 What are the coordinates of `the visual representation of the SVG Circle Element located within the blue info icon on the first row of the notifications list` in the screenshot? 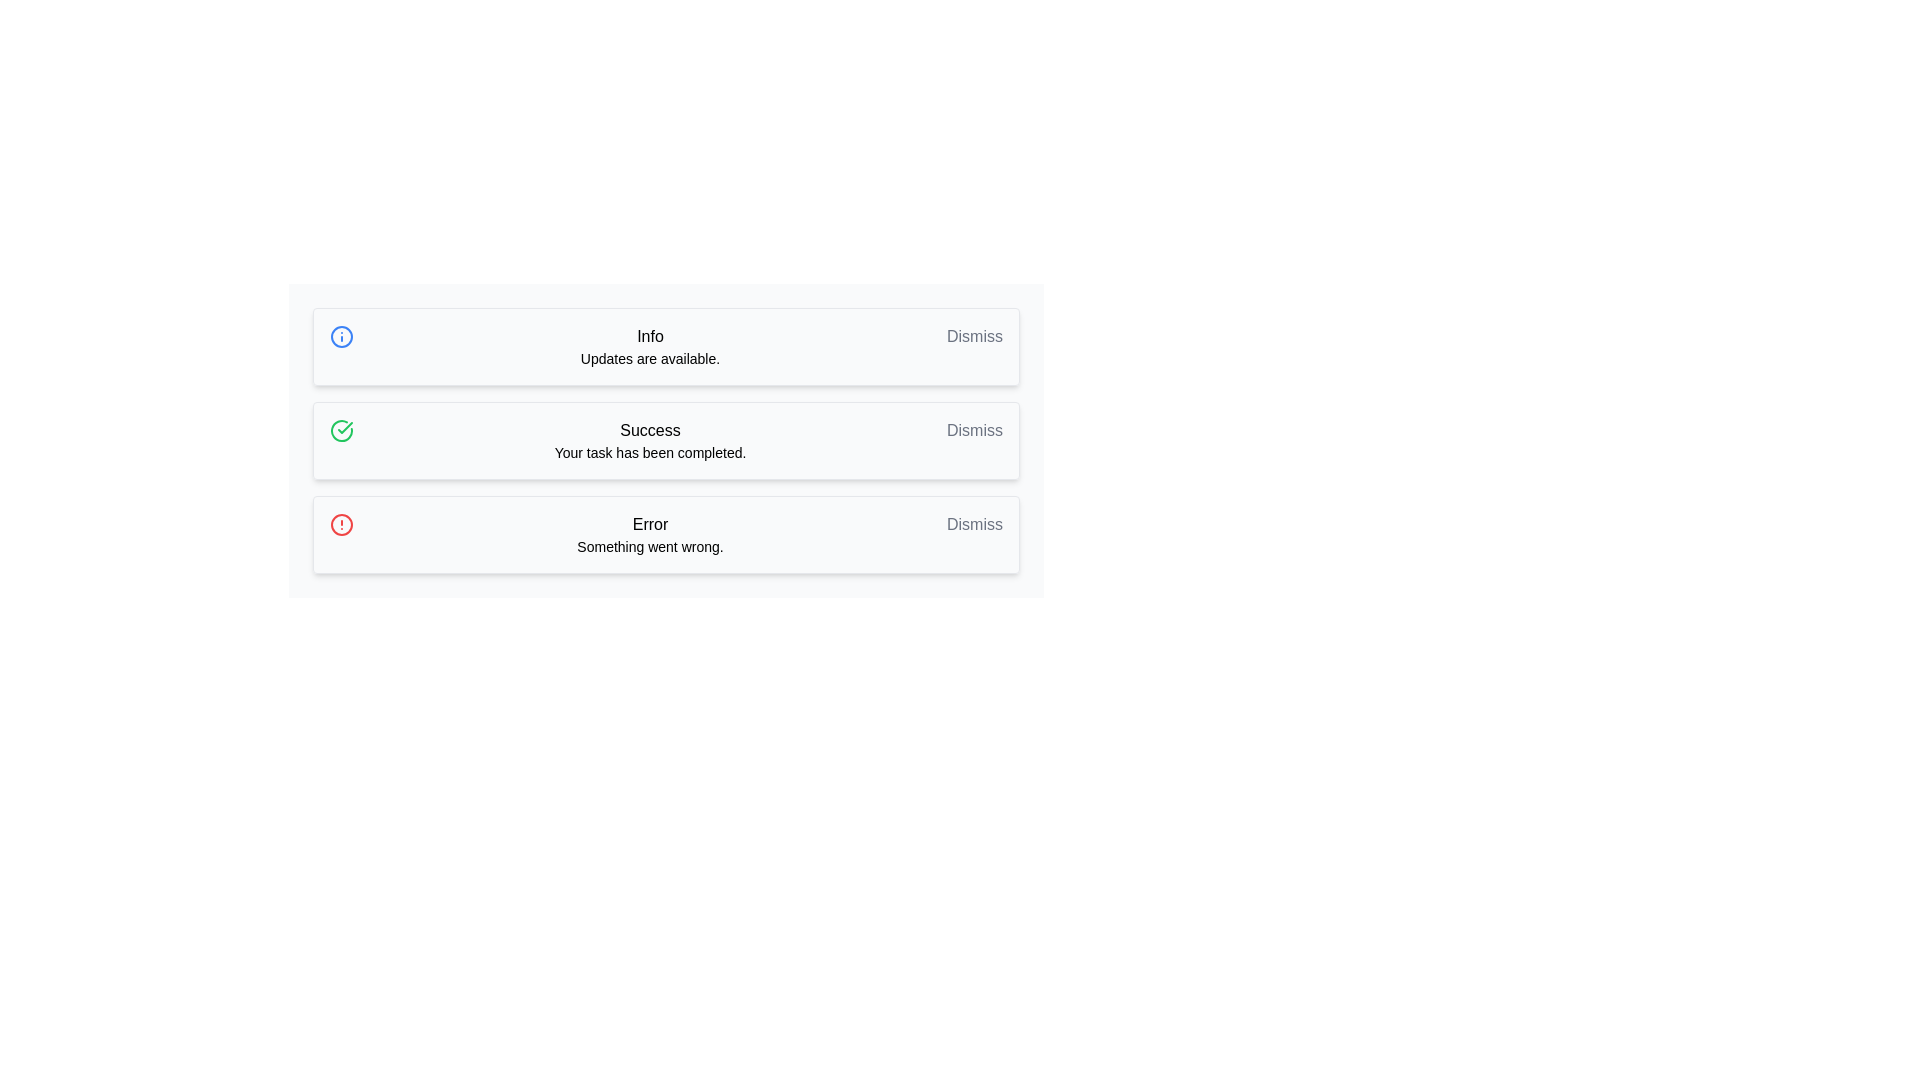 It's located at (341, 335).